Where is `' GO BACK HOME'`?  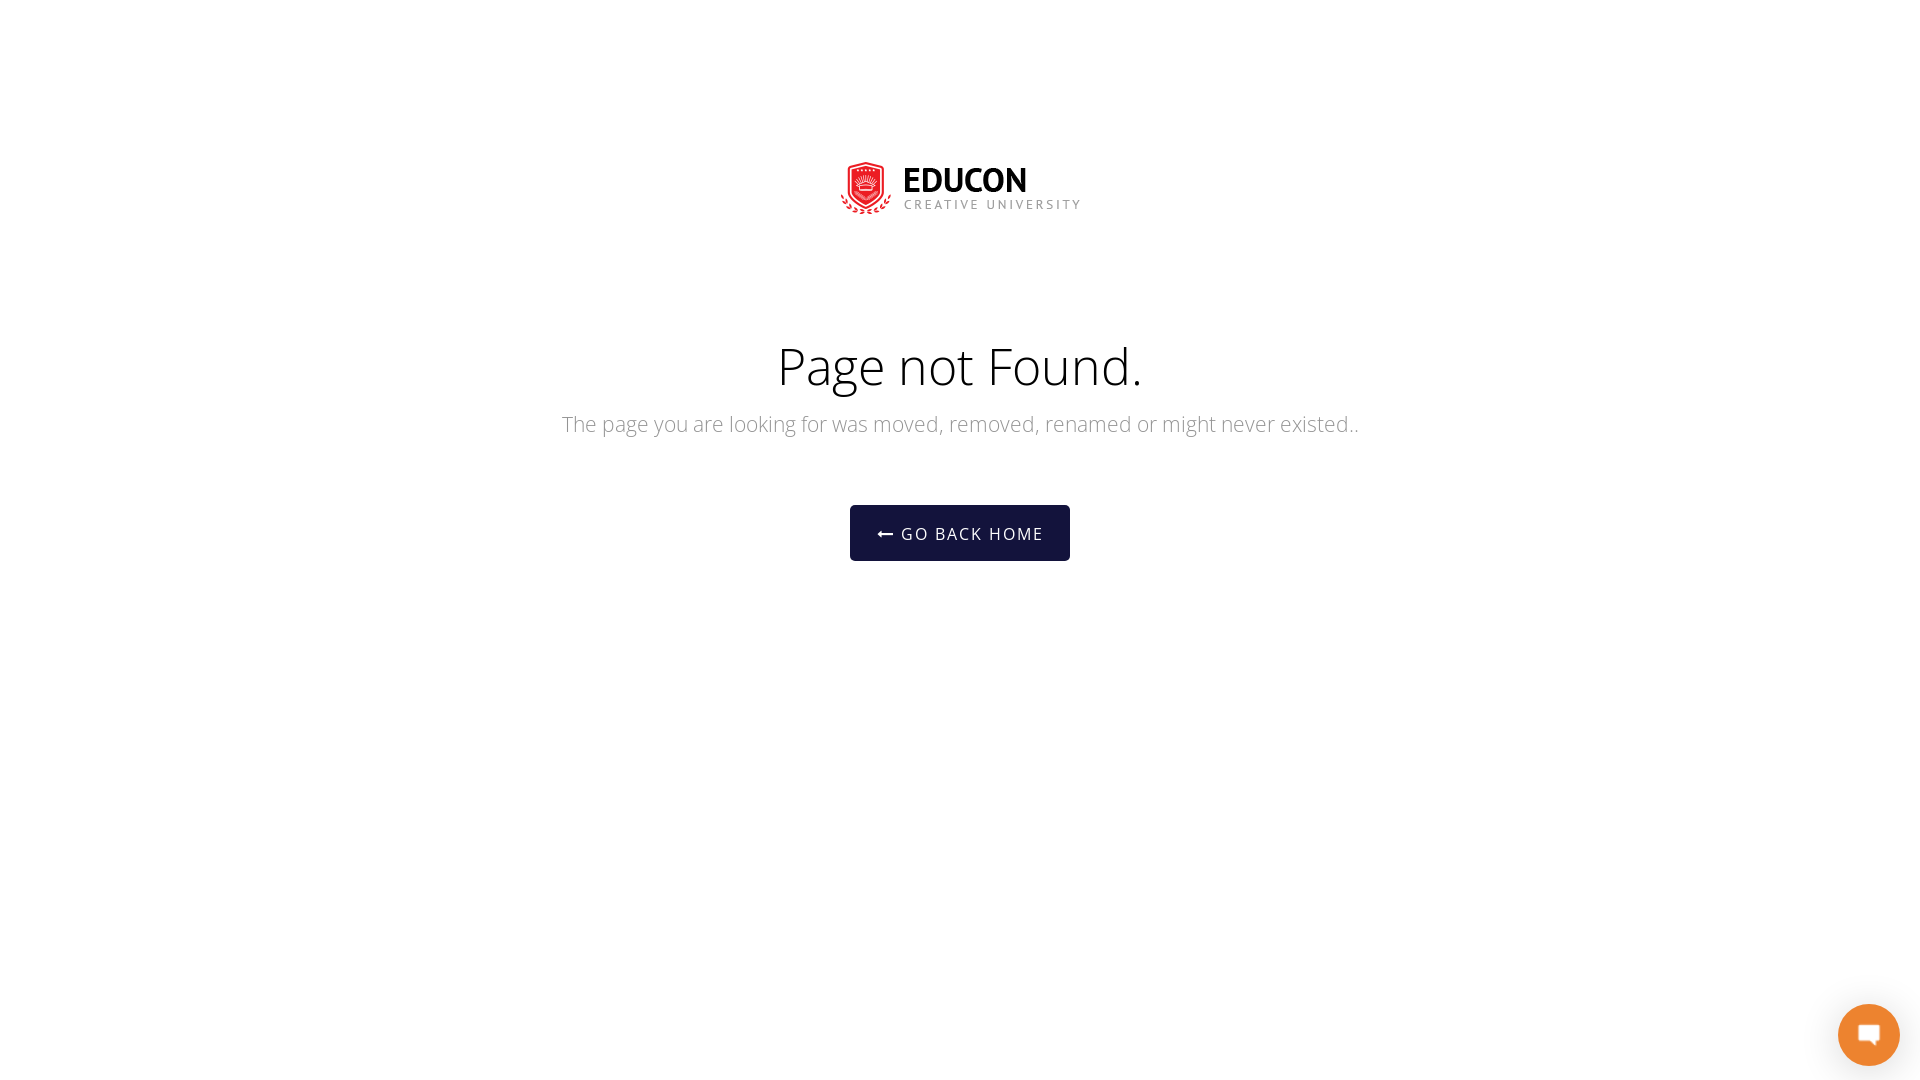
' GO BACK HOME' is located at coordinates (960, 531).